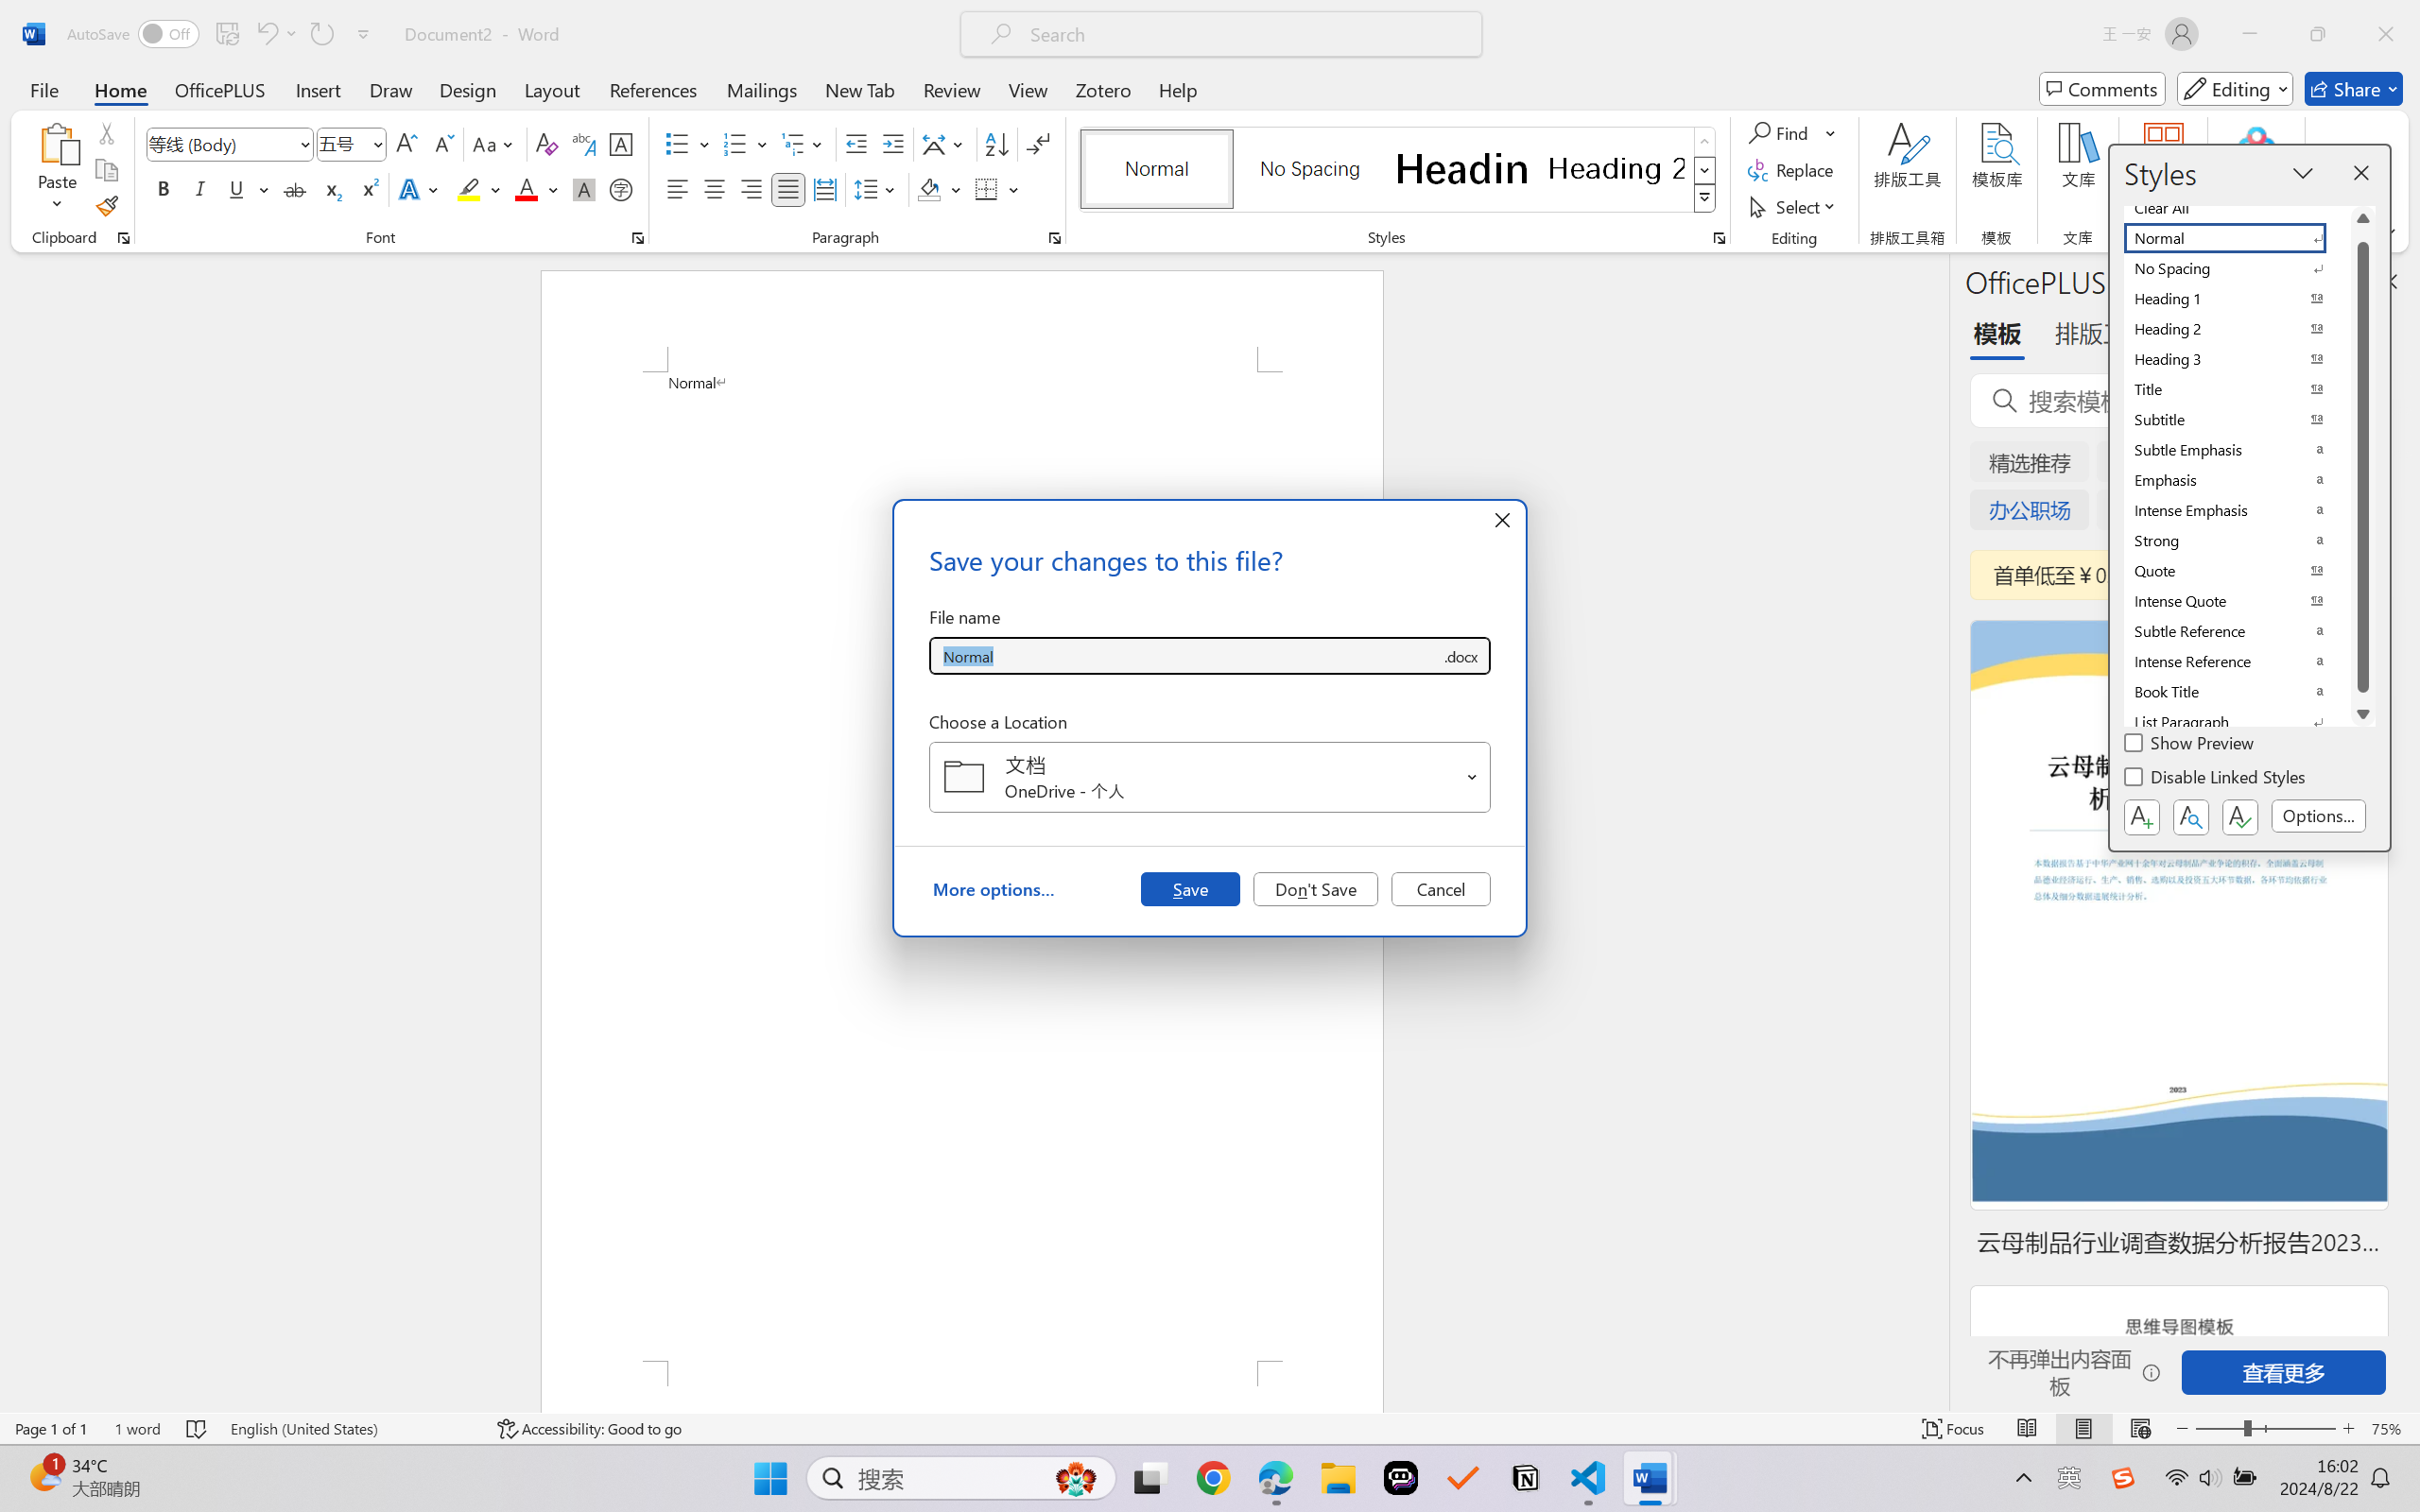  I want to click on 'Save as type', so click(1459, 656).